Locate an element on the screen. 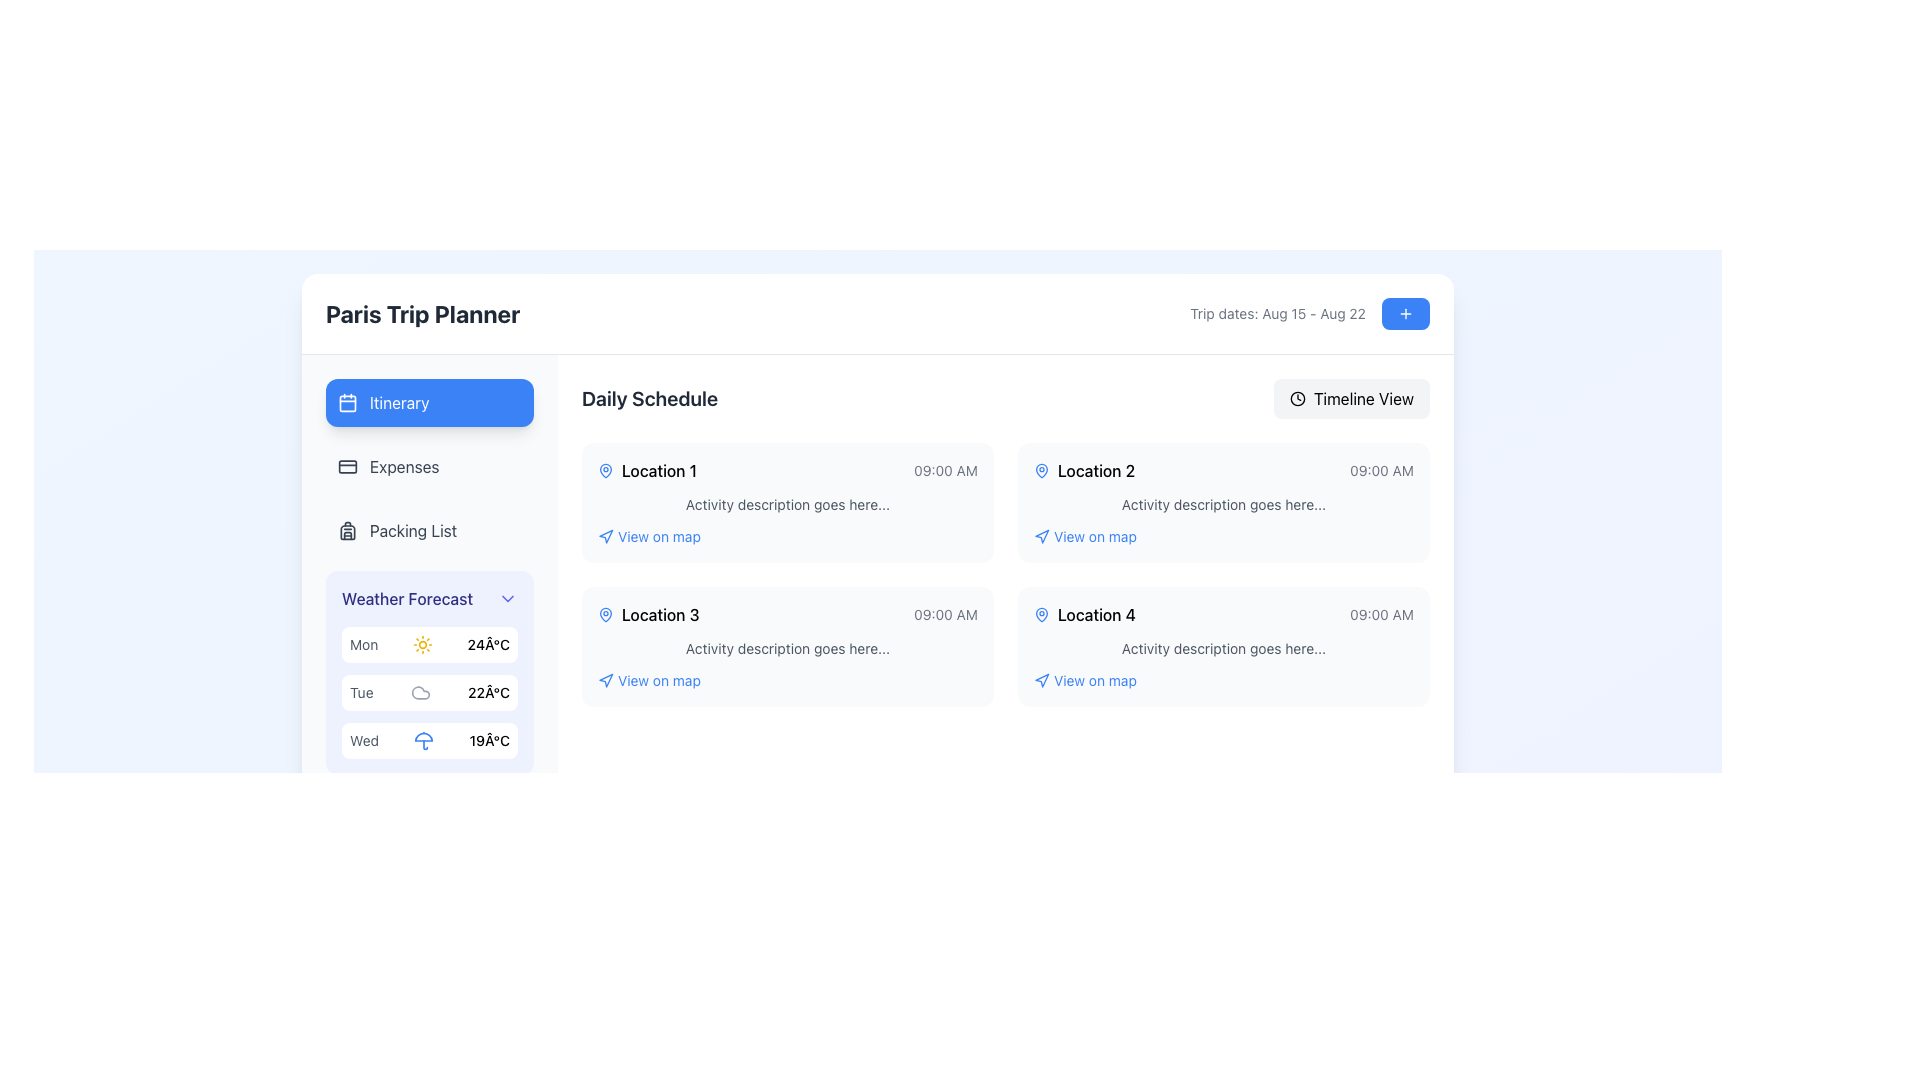  the 'Location 3' label with a map pin icon, located in the center-left portion of the interface under the 'Daily Schedule' section is located at coordinates (648, 613).